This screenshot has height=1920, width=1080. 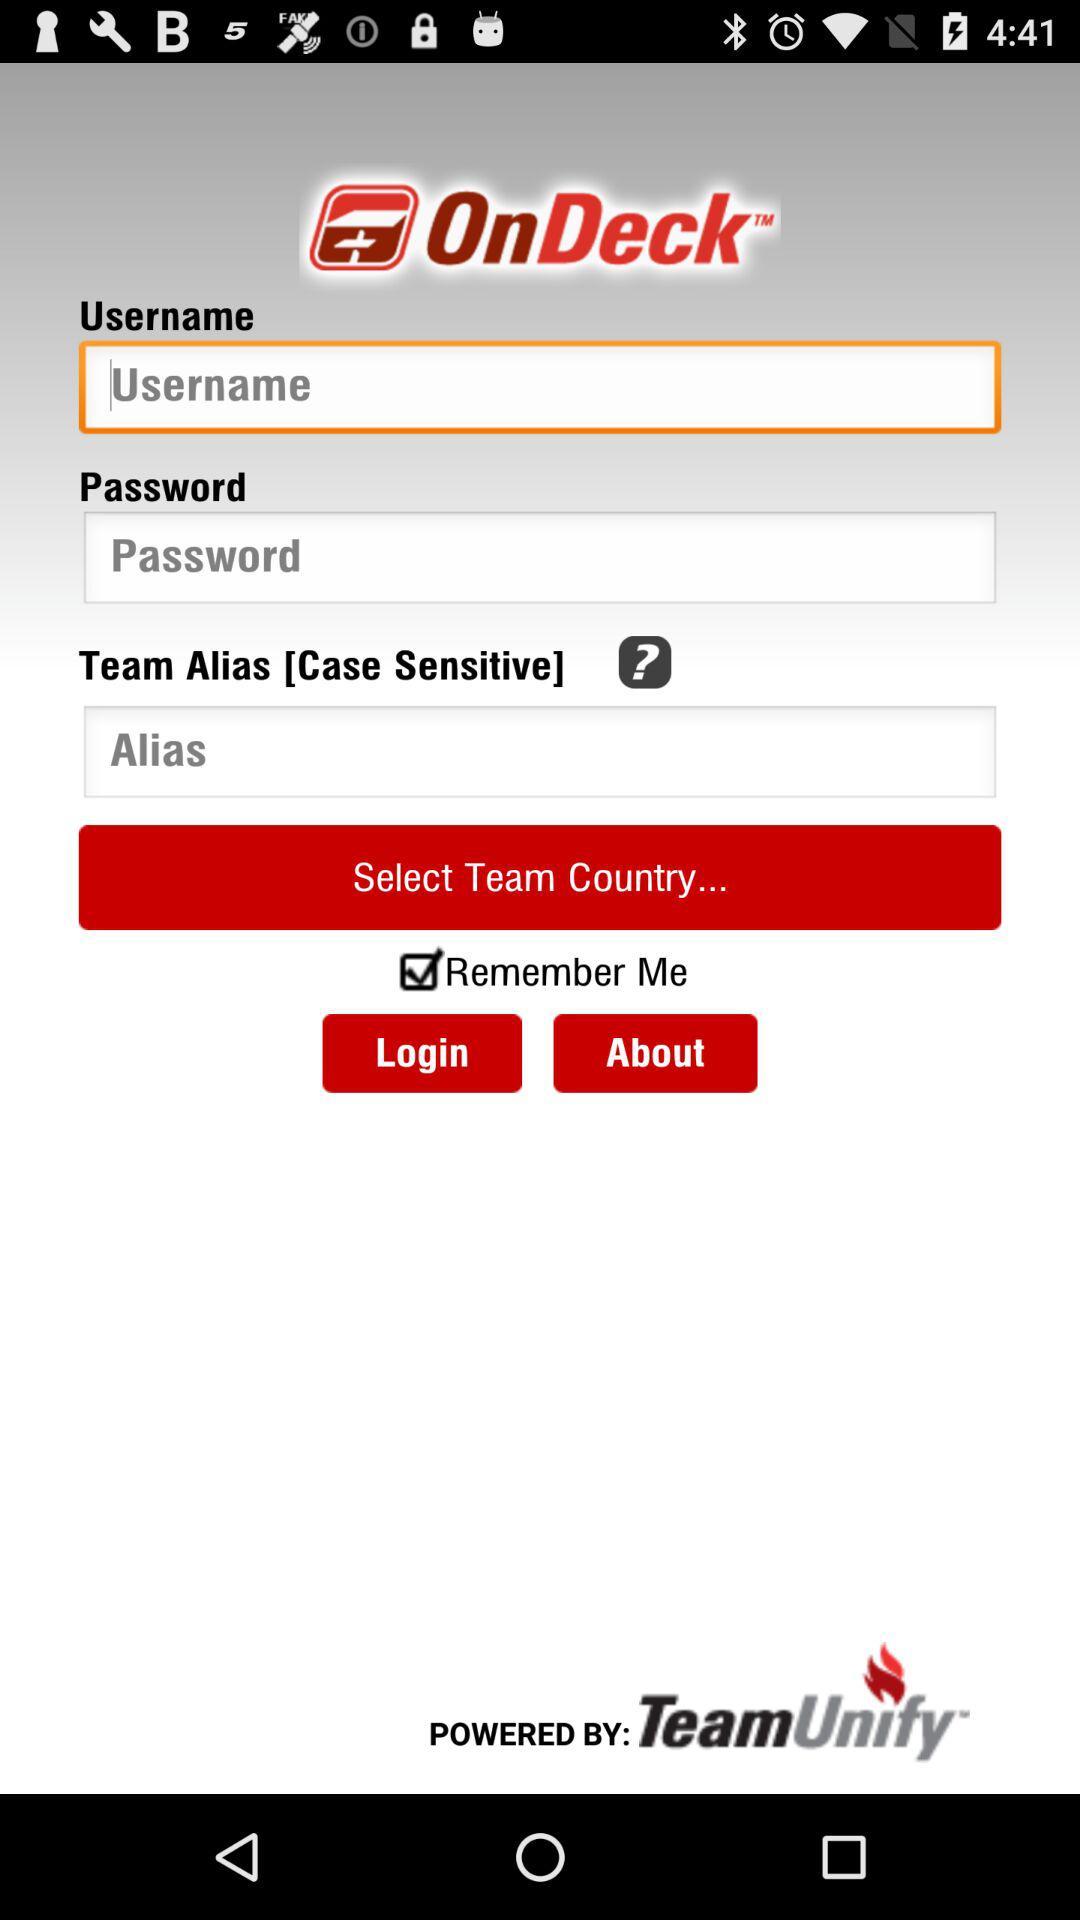 I want to click on type the username, so click(x=540, y=391).